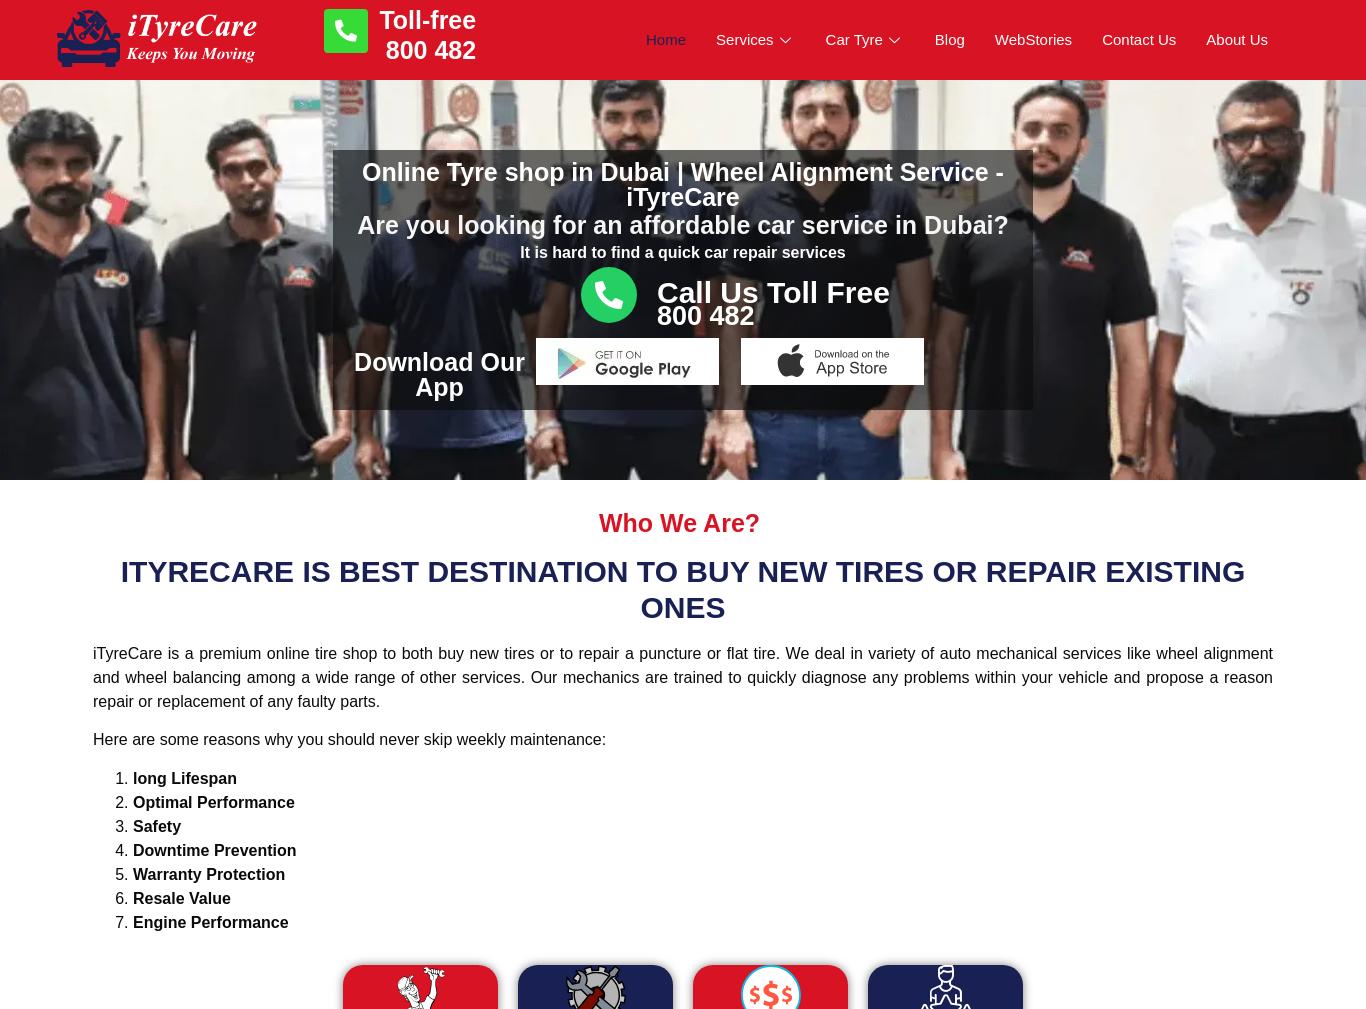 Image resolution: width=1366 pixels, height=1009 pixels. I want to click on 'Car Oil Change', so click(764, 340).